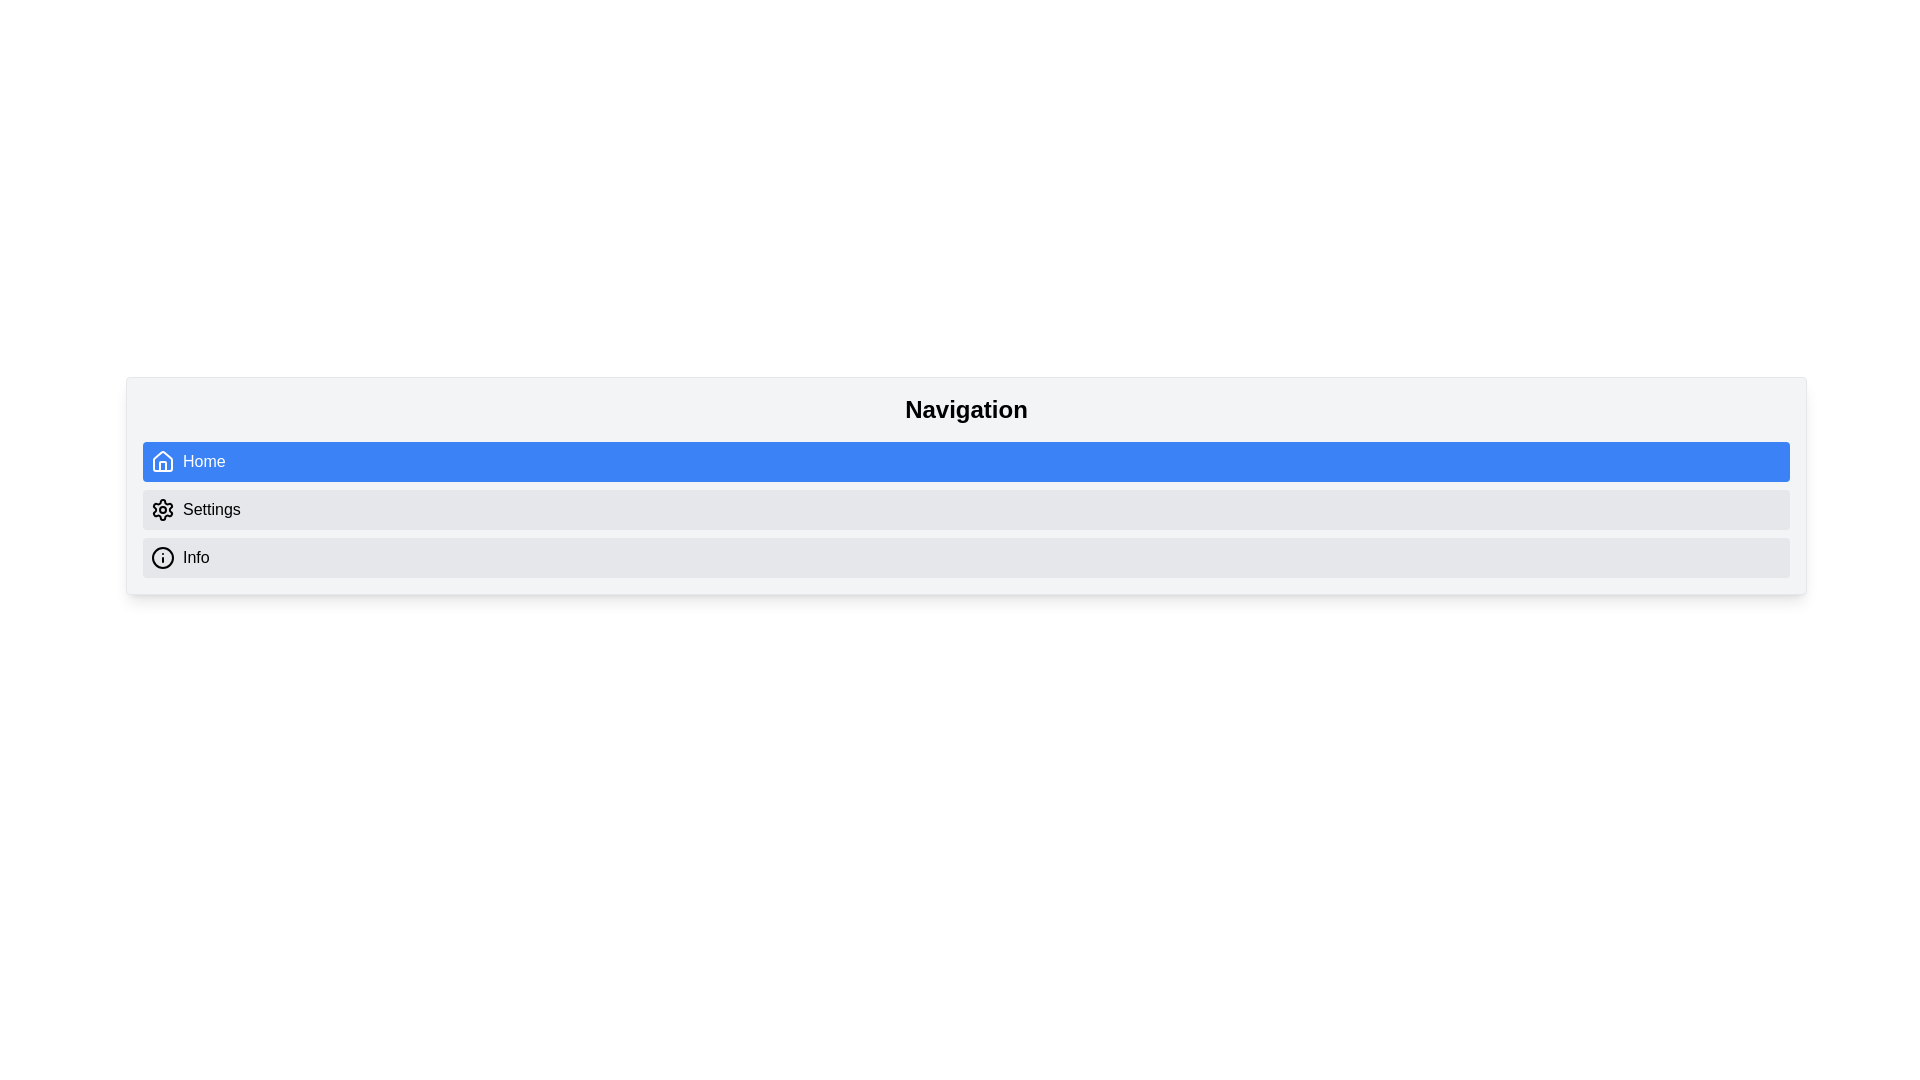  What do you see at coordinates (966, 558) in the screenshot?
I see `the navigation button located below the 'Settings' section` at bounding box center [966, 558].